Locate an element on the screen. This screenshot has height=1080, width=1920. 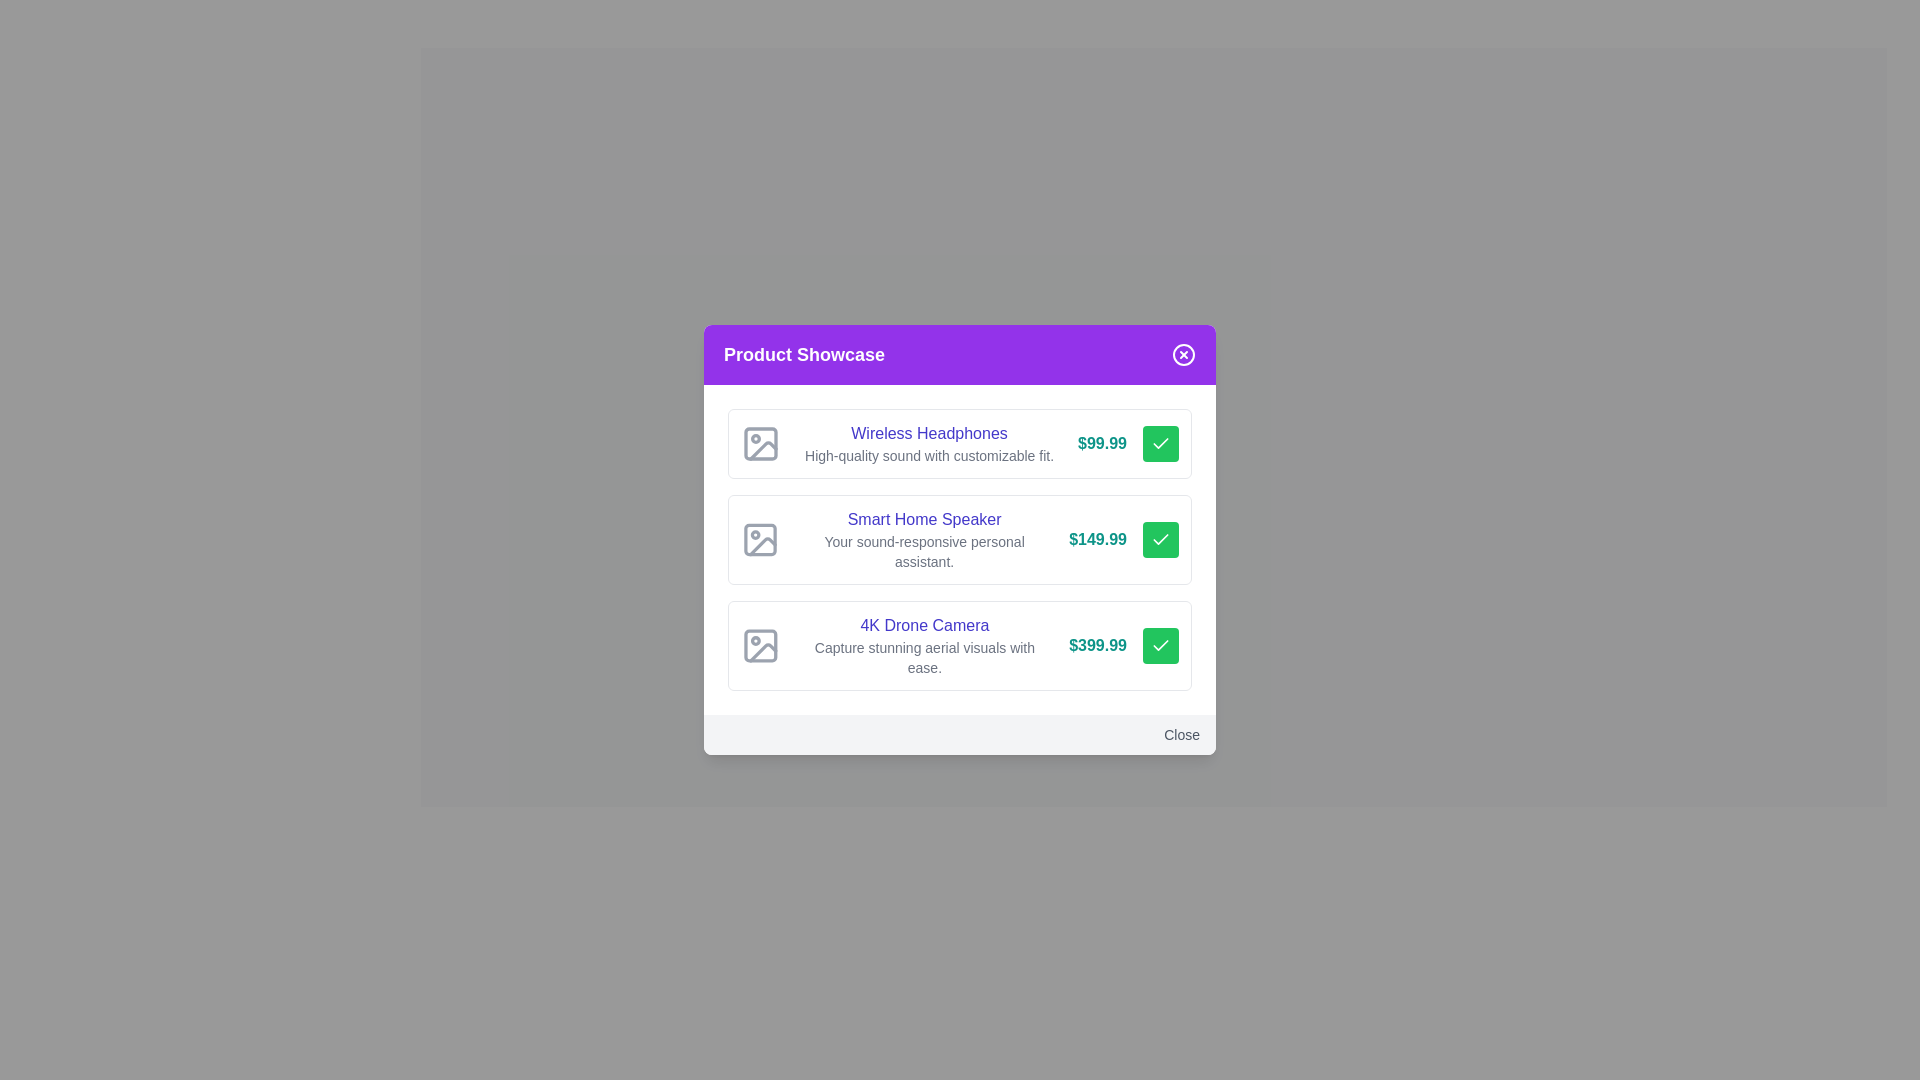
the 'Wireless Headphones' text description component in the 'Product Showcase' modal is located at coordinates (928, 442).